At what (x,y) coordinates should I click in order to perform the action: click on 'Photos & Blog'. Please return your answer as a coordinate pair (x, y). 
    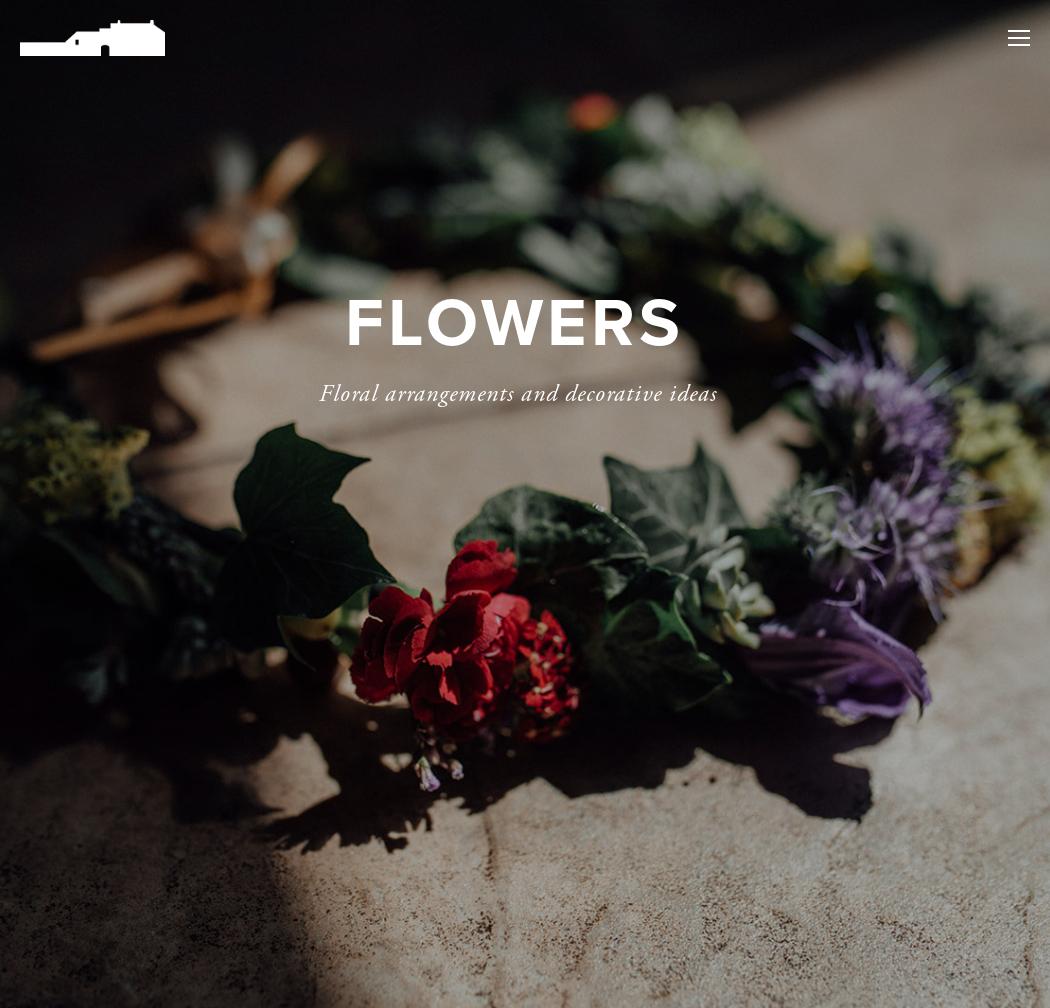
    Looking at the image, I should click on (902, 299).